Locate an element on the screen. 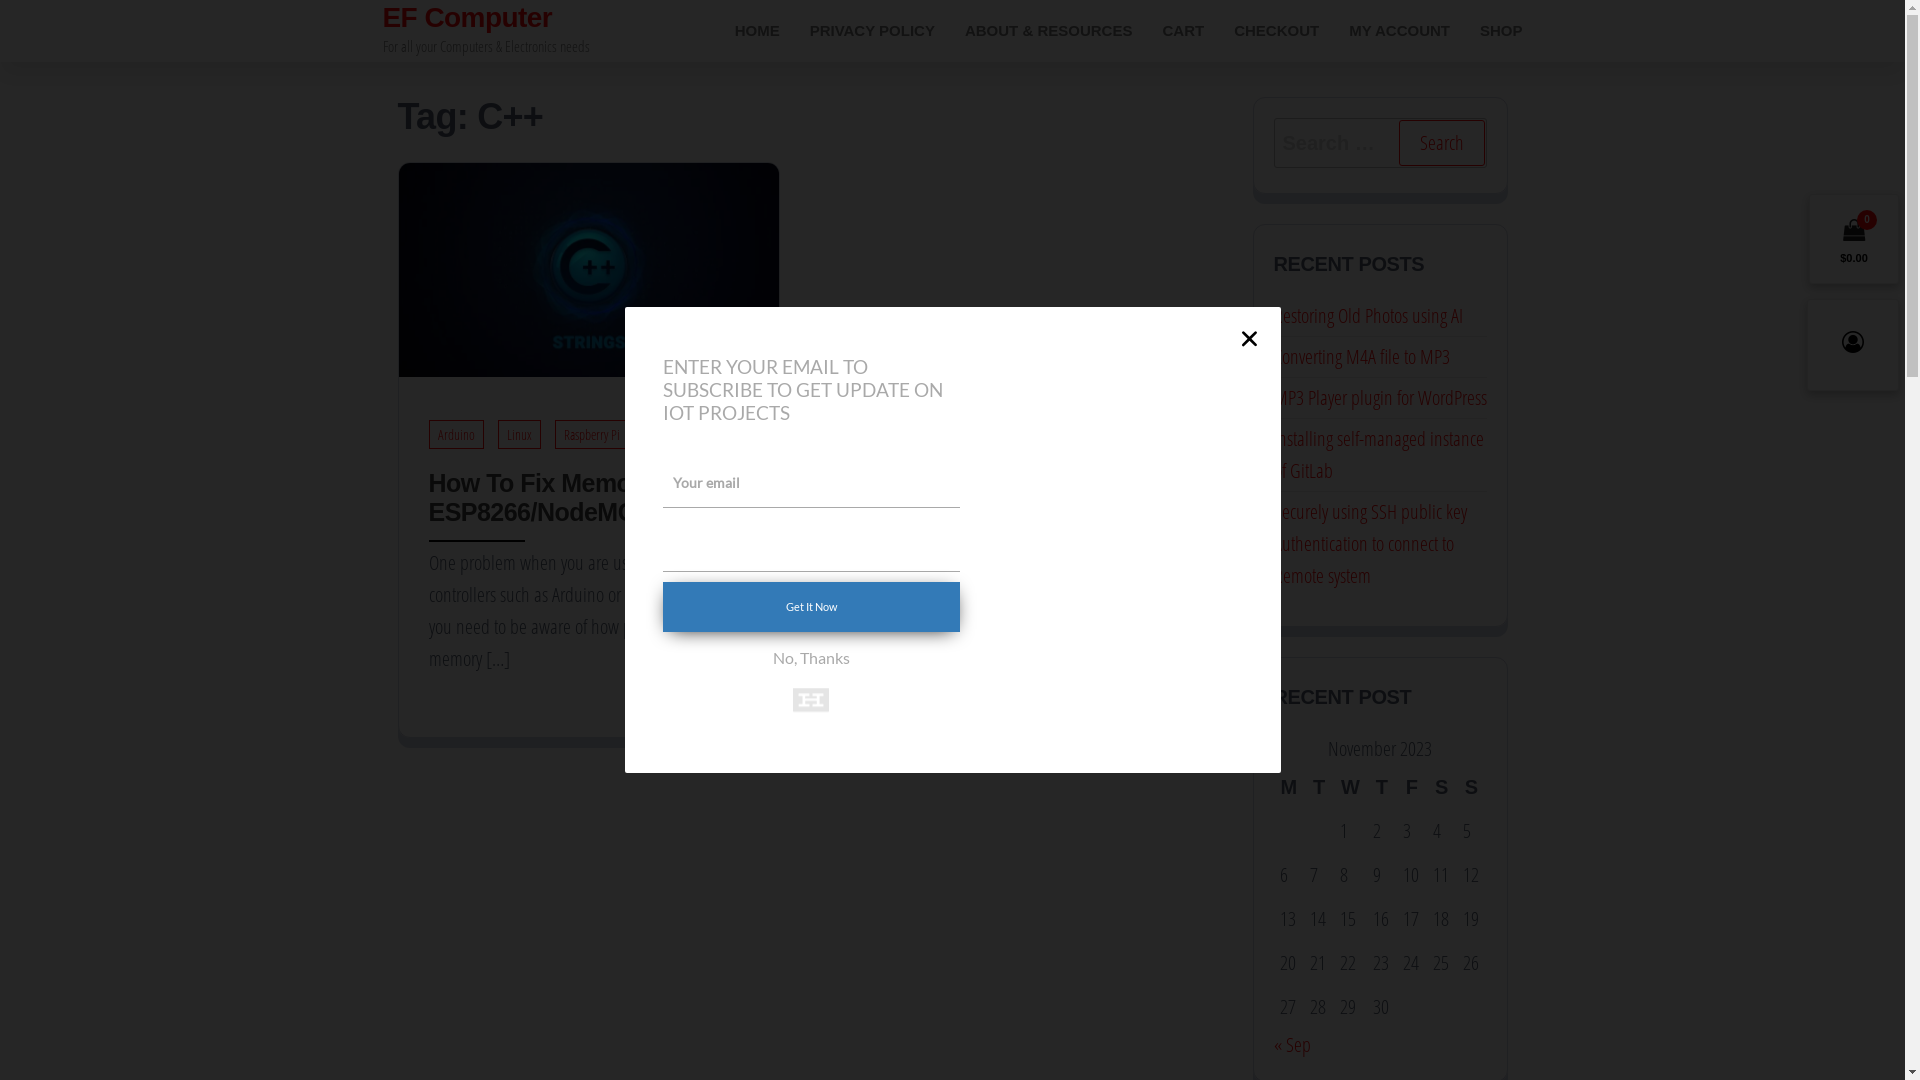  'Converting M4A file to MP3' is located at coordinates (1361, 355).